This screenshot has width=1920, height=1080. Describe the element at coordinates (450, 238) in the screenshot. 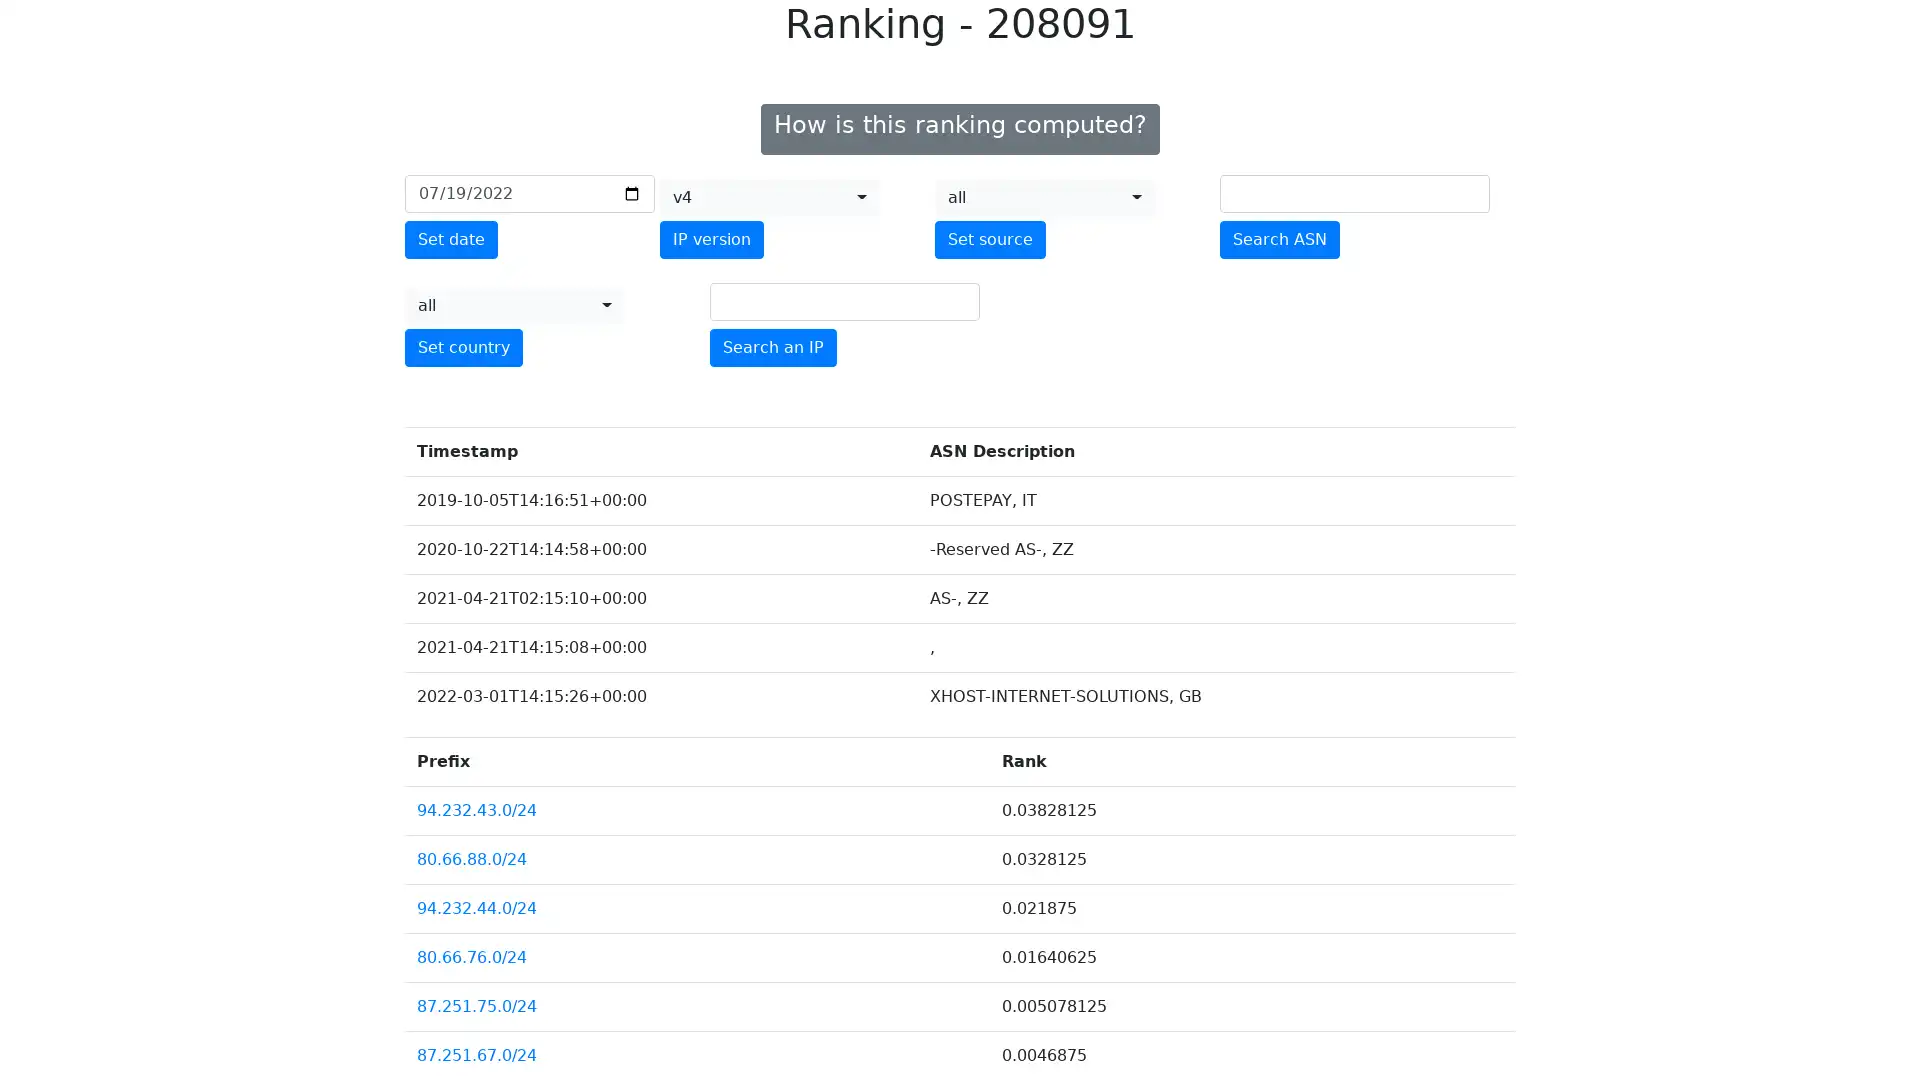

I see `Set date` at that location.